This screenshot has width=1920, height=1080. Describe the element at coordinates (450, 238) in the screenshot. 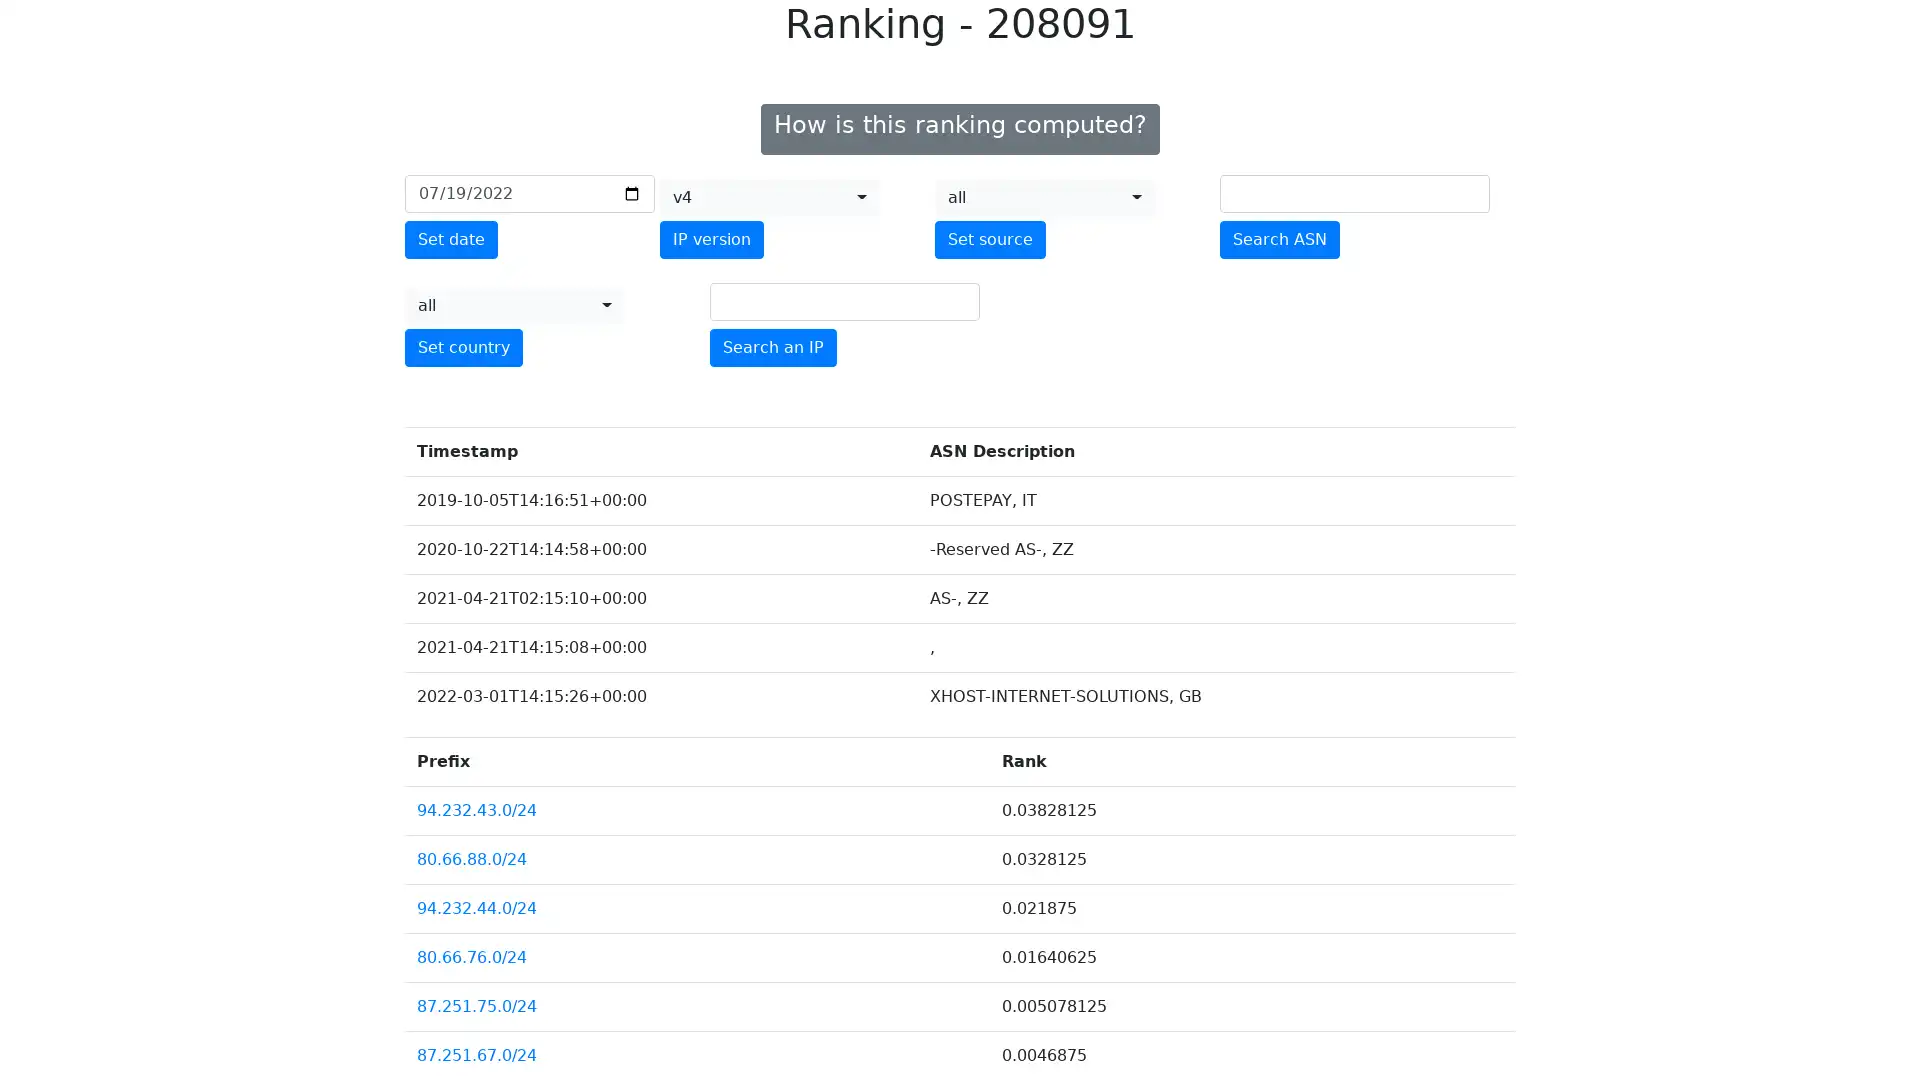

I see `Set date` at that location.